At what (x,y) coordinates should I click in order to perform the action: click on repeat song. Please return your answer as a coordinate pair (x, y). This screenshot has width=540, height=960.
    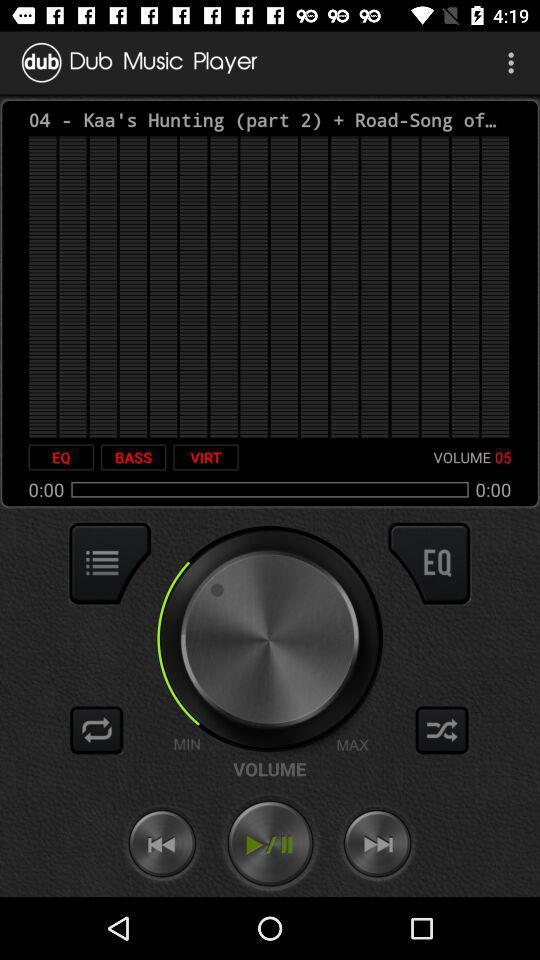
    Looking at the image, I should click on (96, 729).